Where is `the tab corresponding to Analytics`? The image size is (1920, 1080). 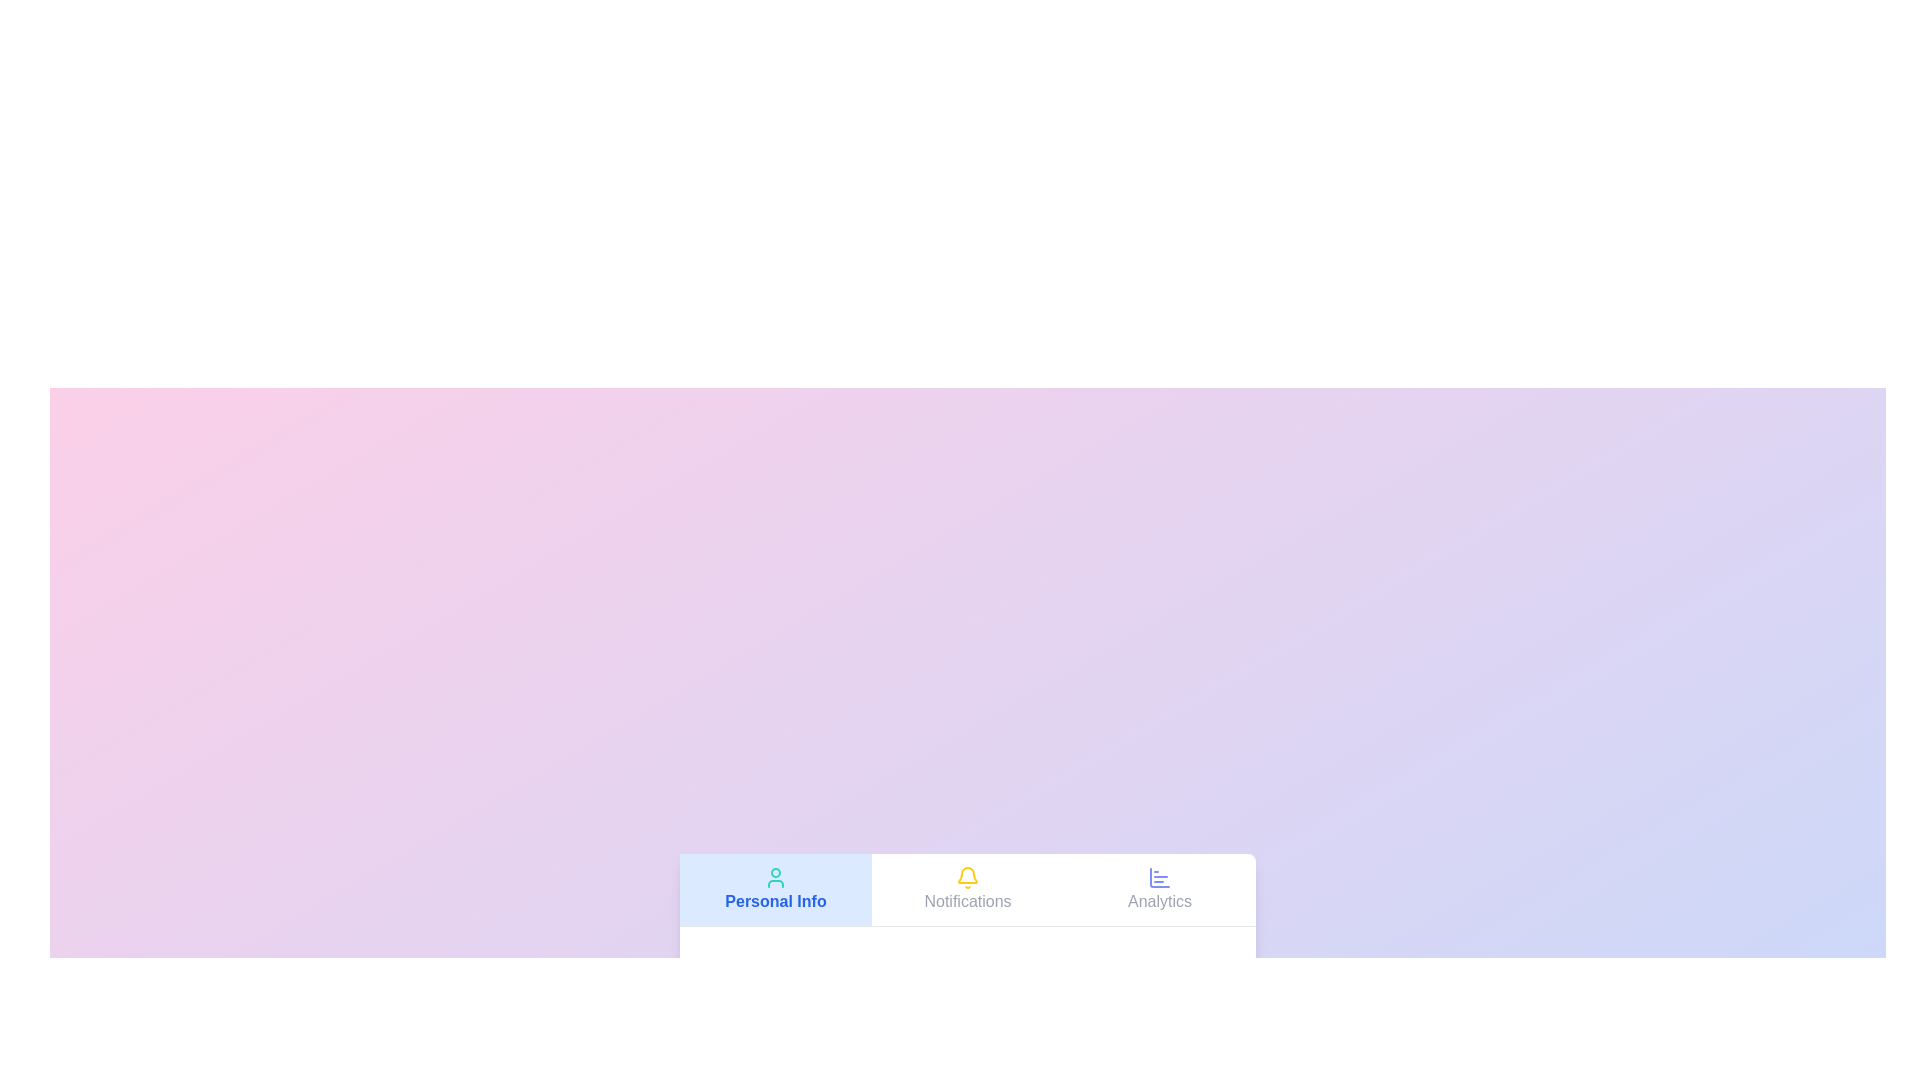
the tab corresponding to Analytics is located at coordinates (1160, 888).